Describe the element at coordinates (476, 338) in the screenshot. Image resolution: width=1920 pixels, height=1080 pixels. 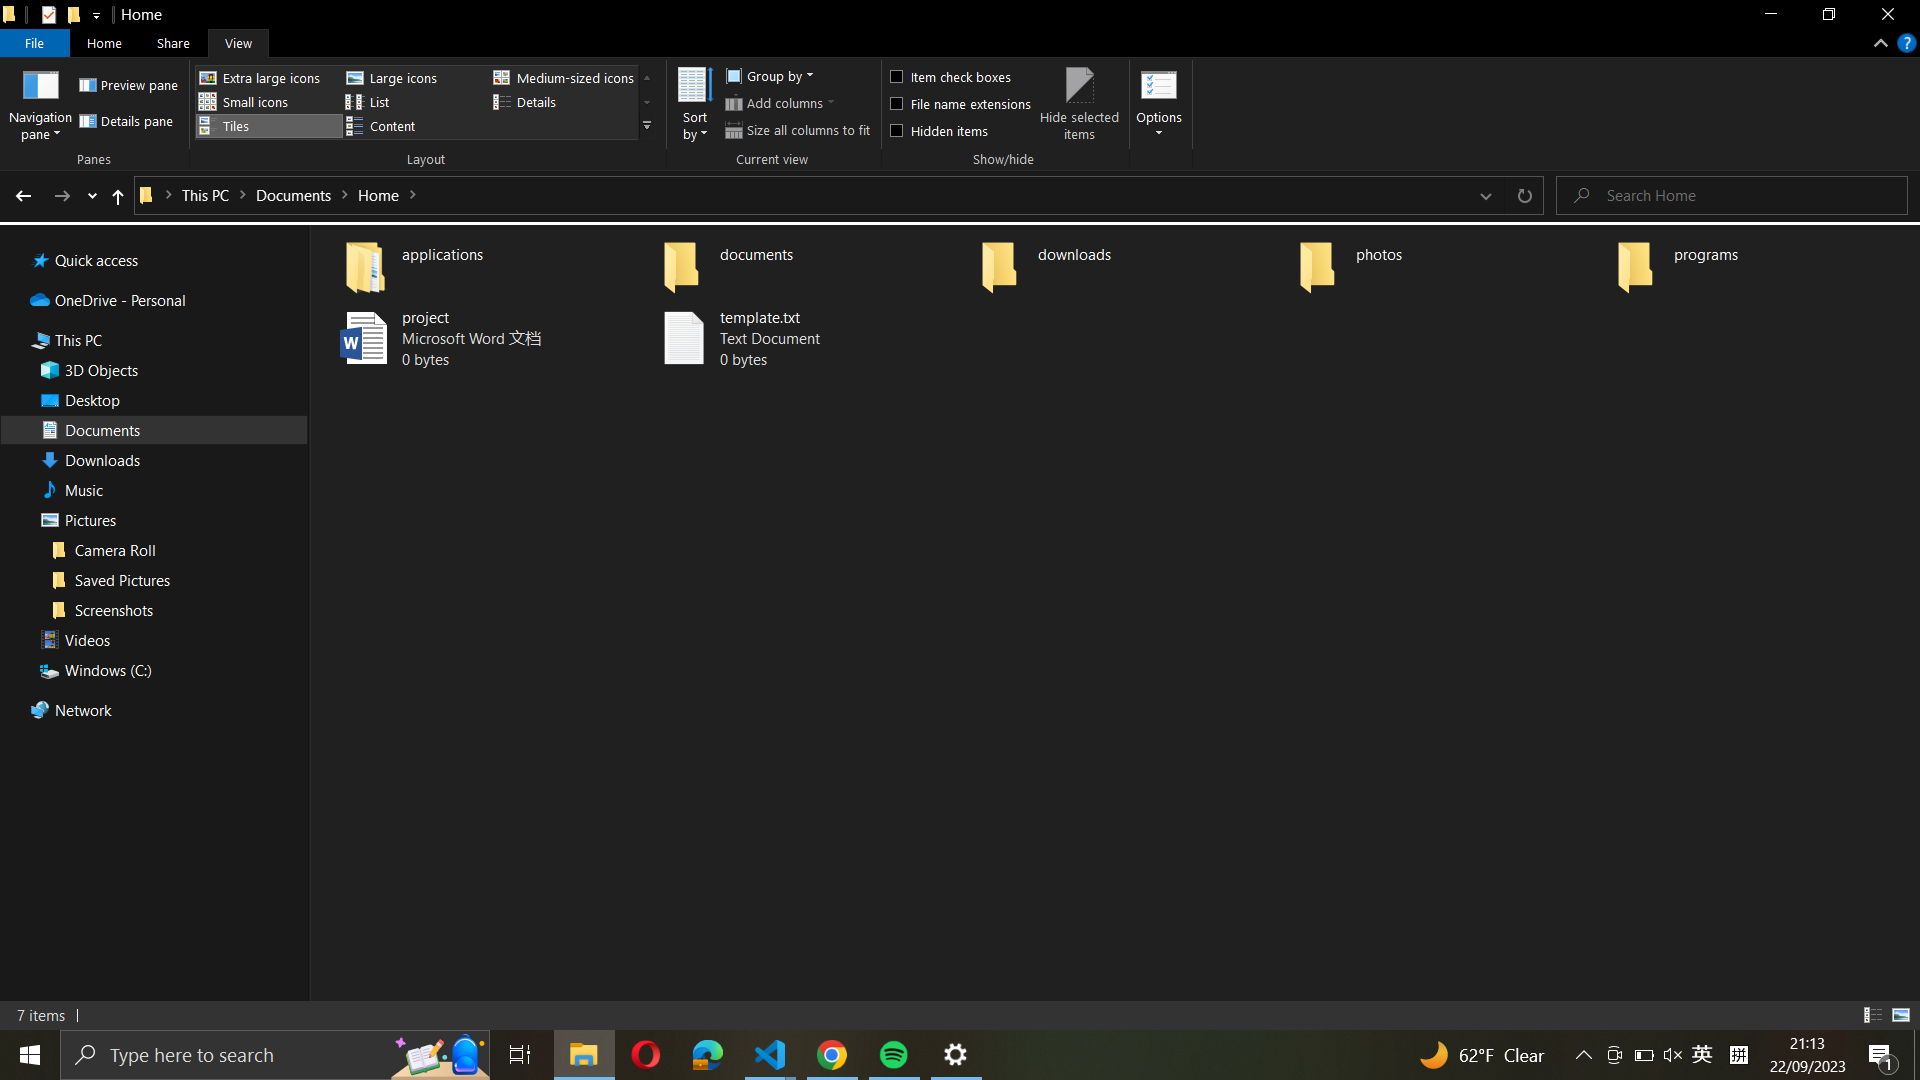
I see `Alter the file name "project.docx" to "final_project.docx` at that location.